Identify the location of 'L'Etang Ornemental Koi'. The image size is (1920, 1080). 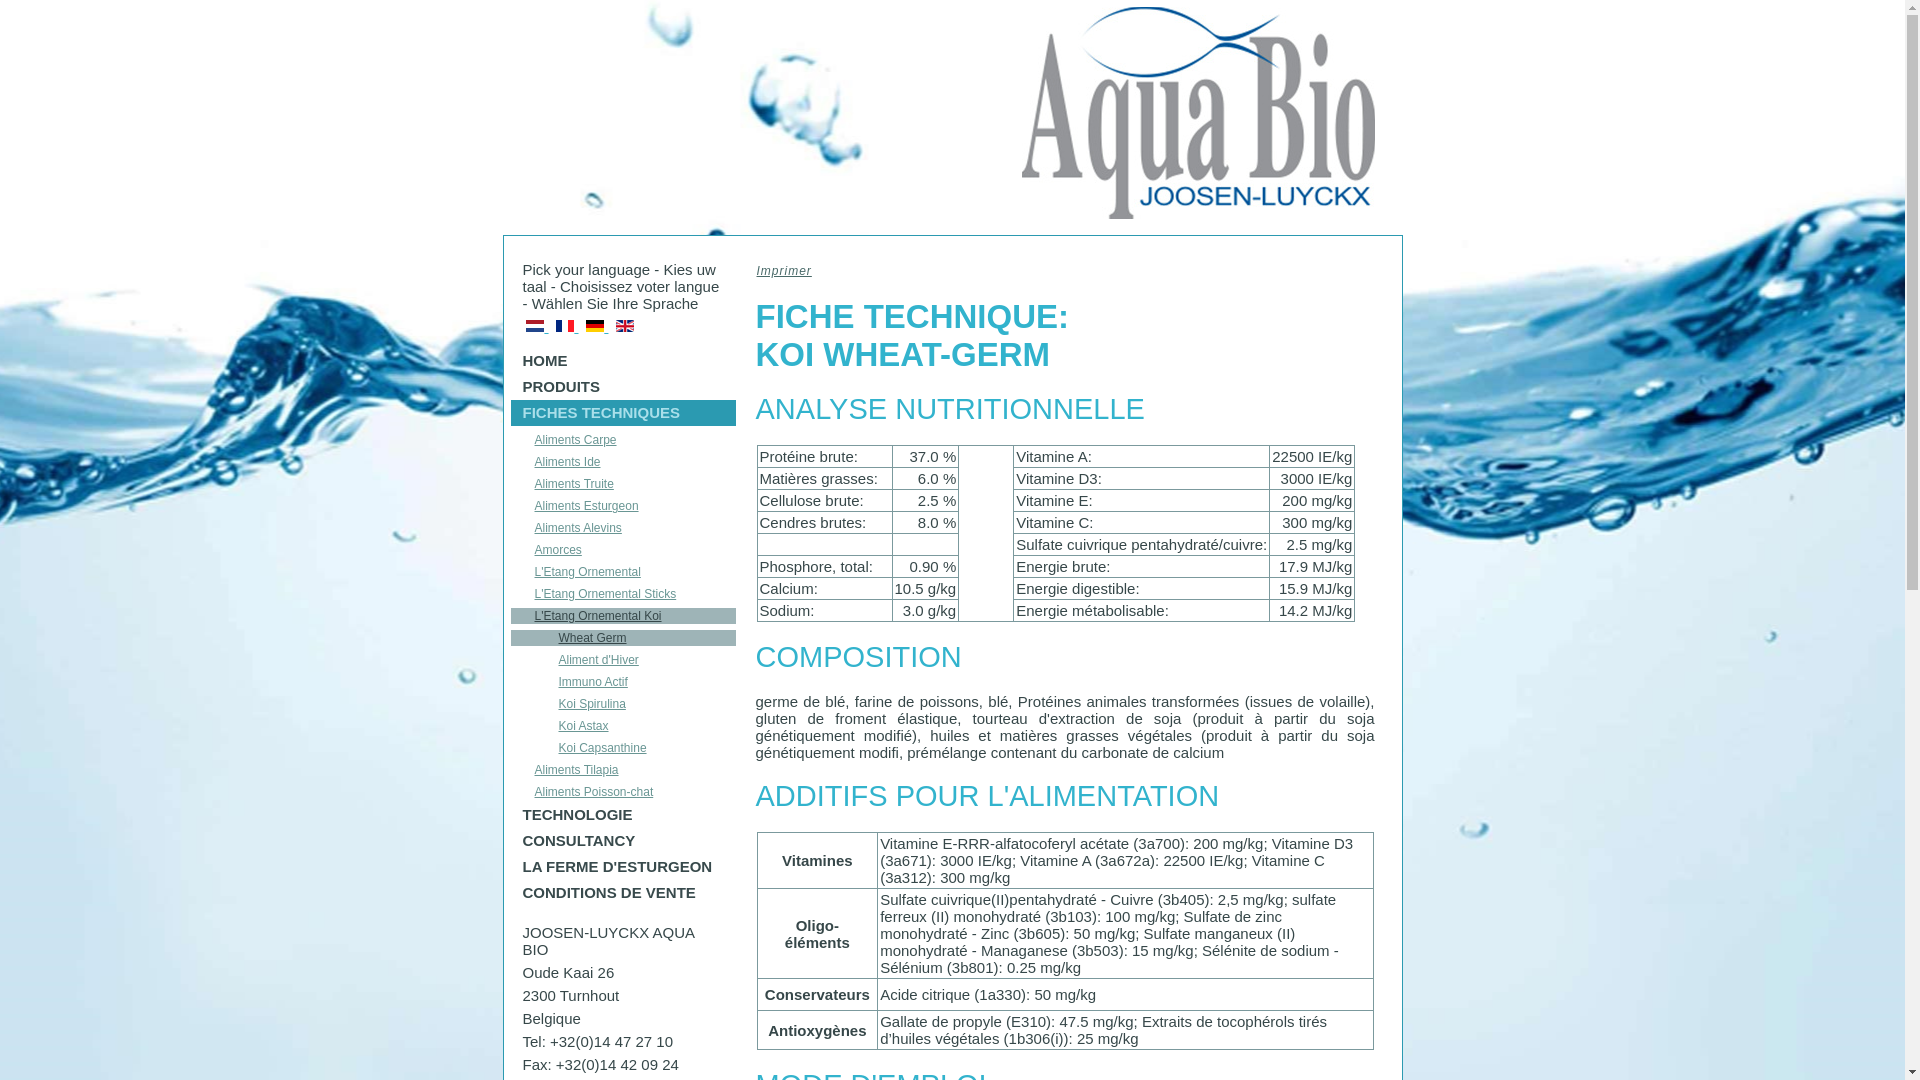
(621, 615).